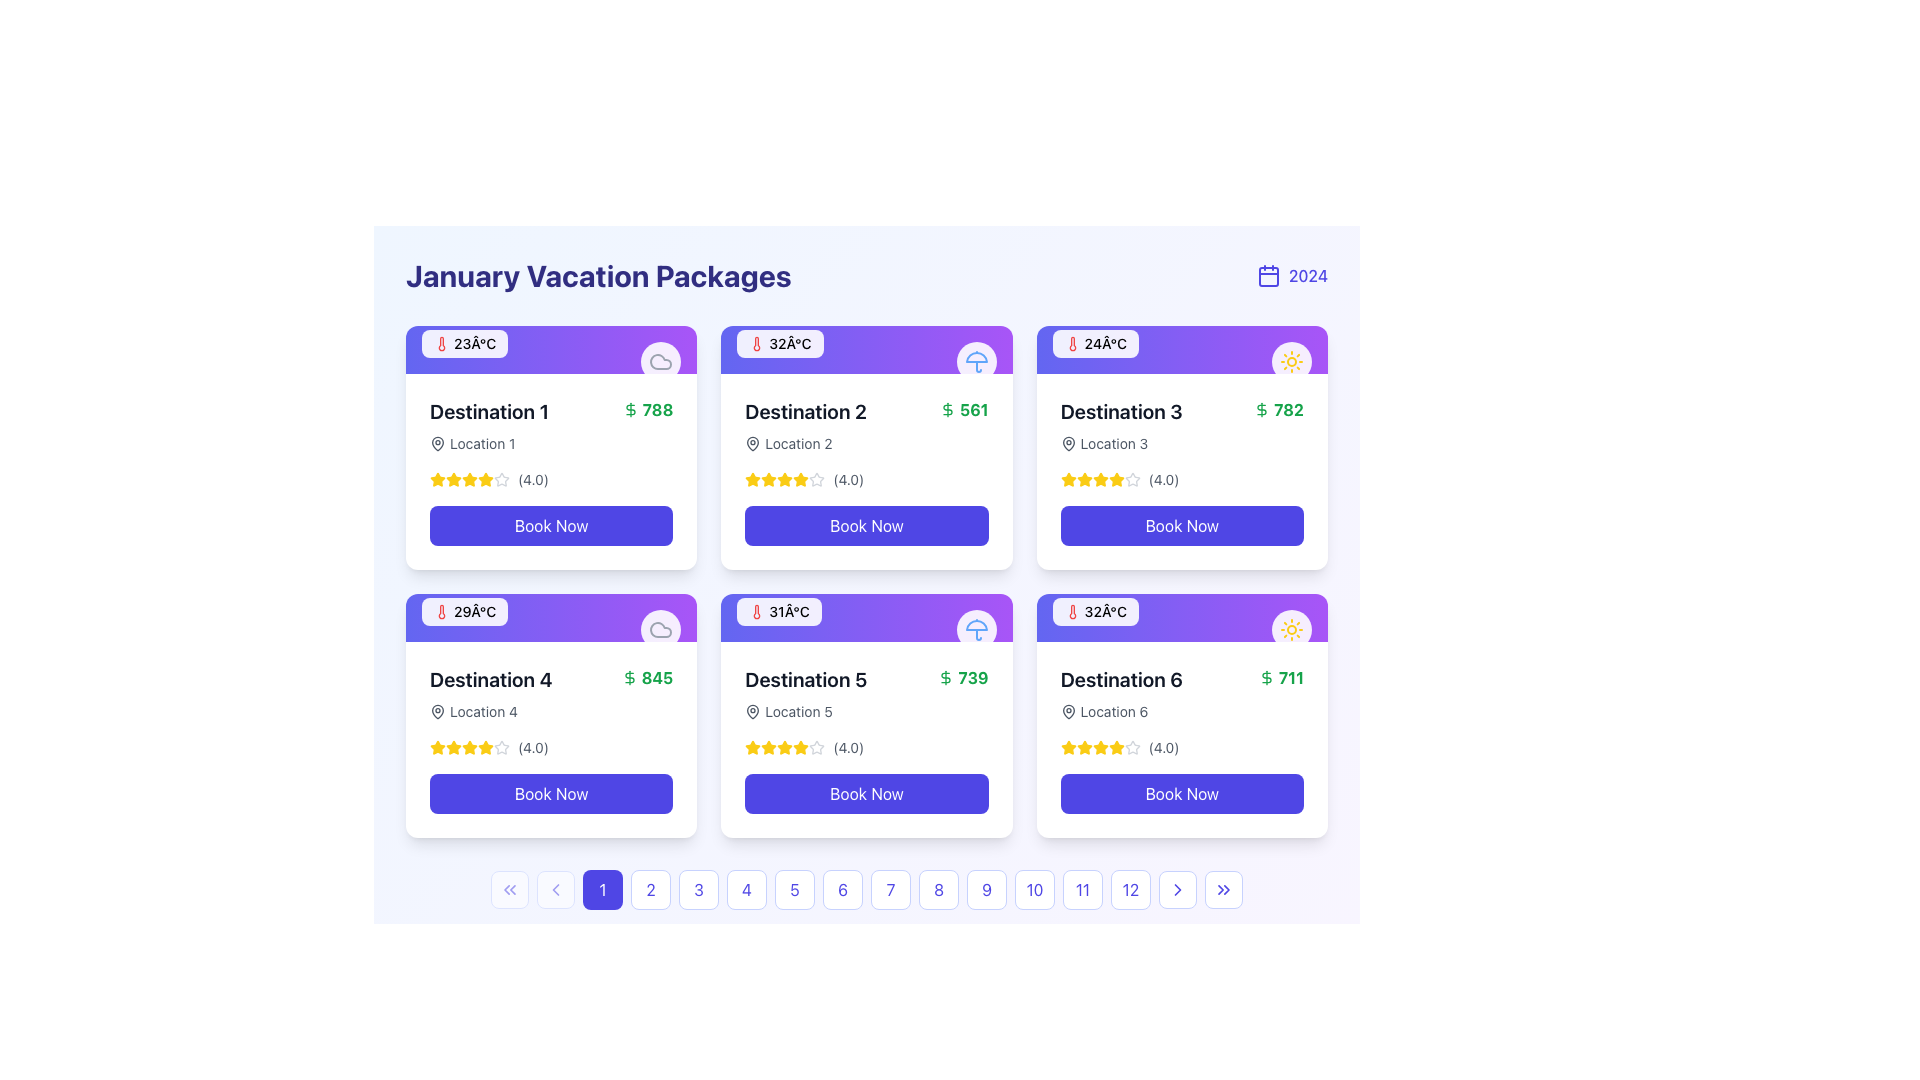  What do you see at coordinates (1182, 446) in the screenshot?
I see `the 'Book Now' button on the Information Card for 'Destination 3', which is the third card in the top row of the vacation package grid` at bounding box center [1182, 446].